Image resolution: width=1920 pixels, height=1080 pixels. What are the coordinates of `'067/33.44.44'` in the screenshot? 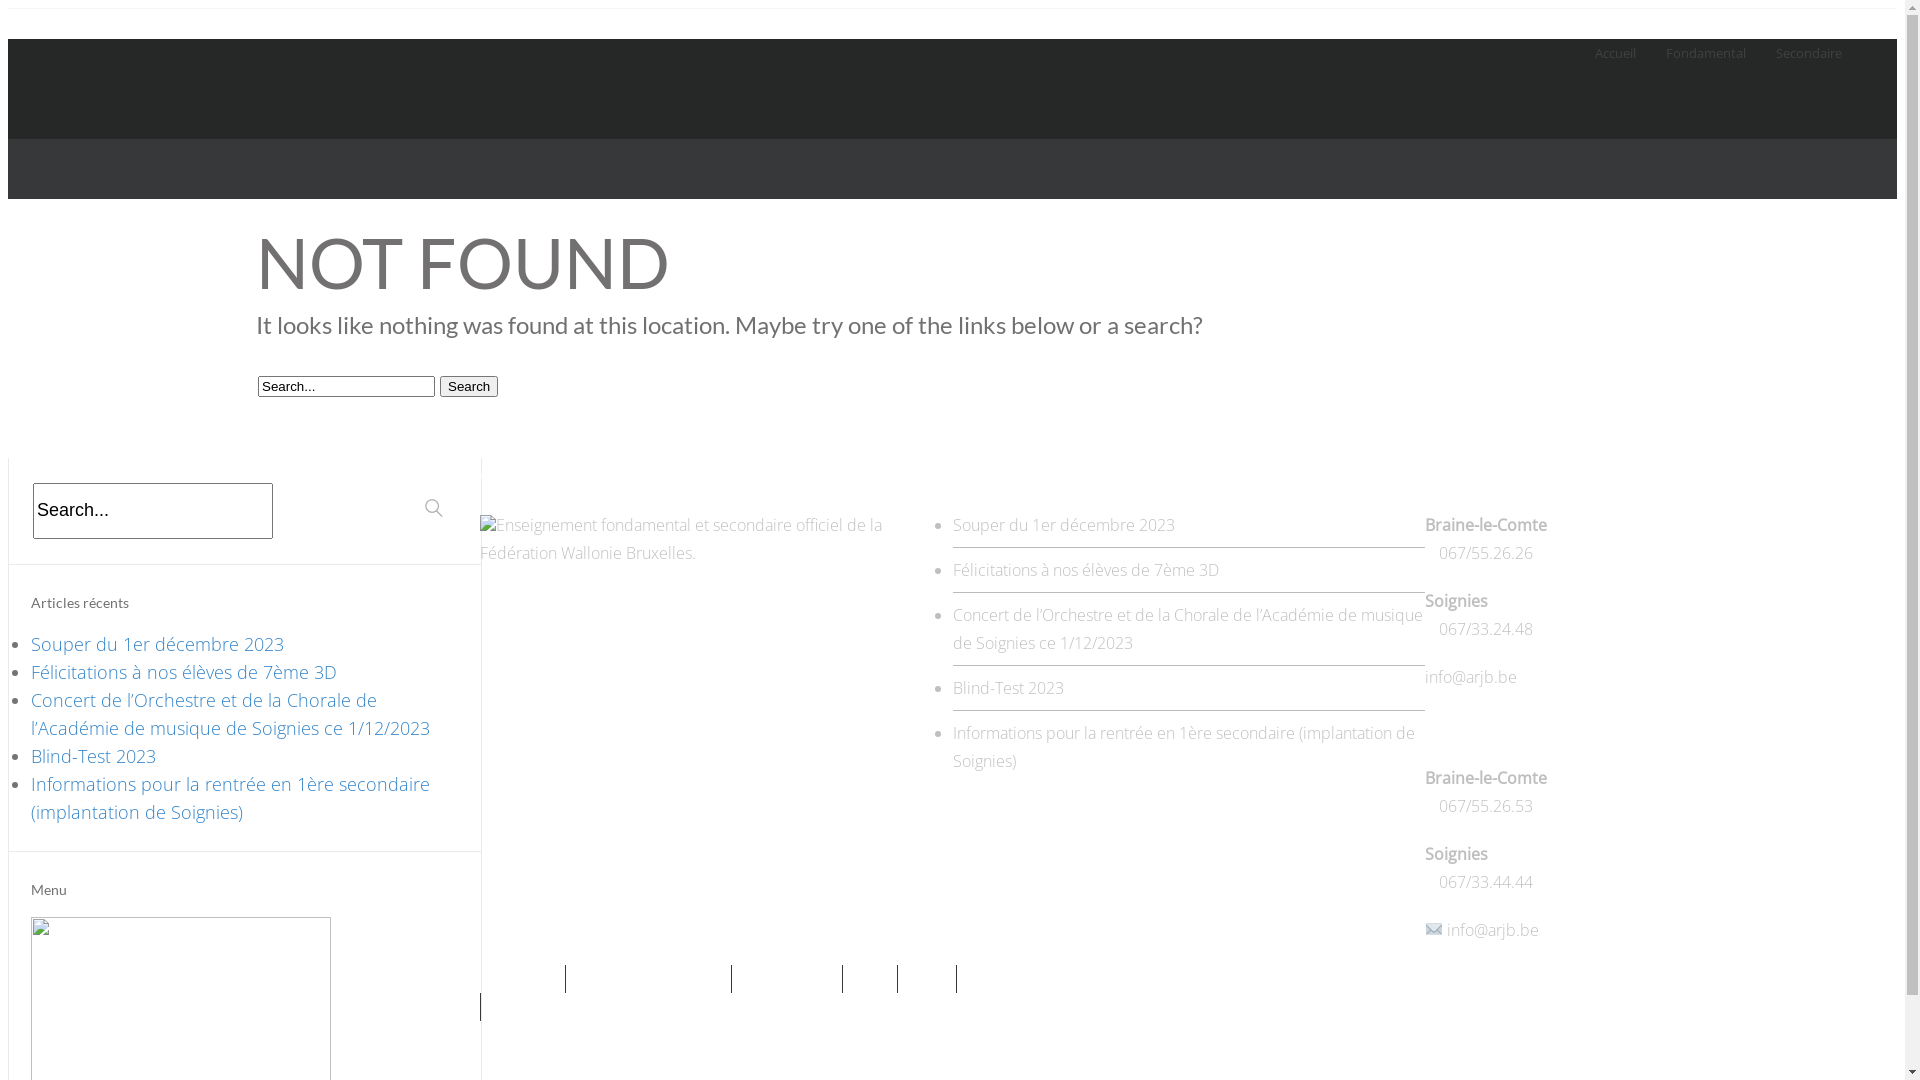 It's located at (1486, 881).